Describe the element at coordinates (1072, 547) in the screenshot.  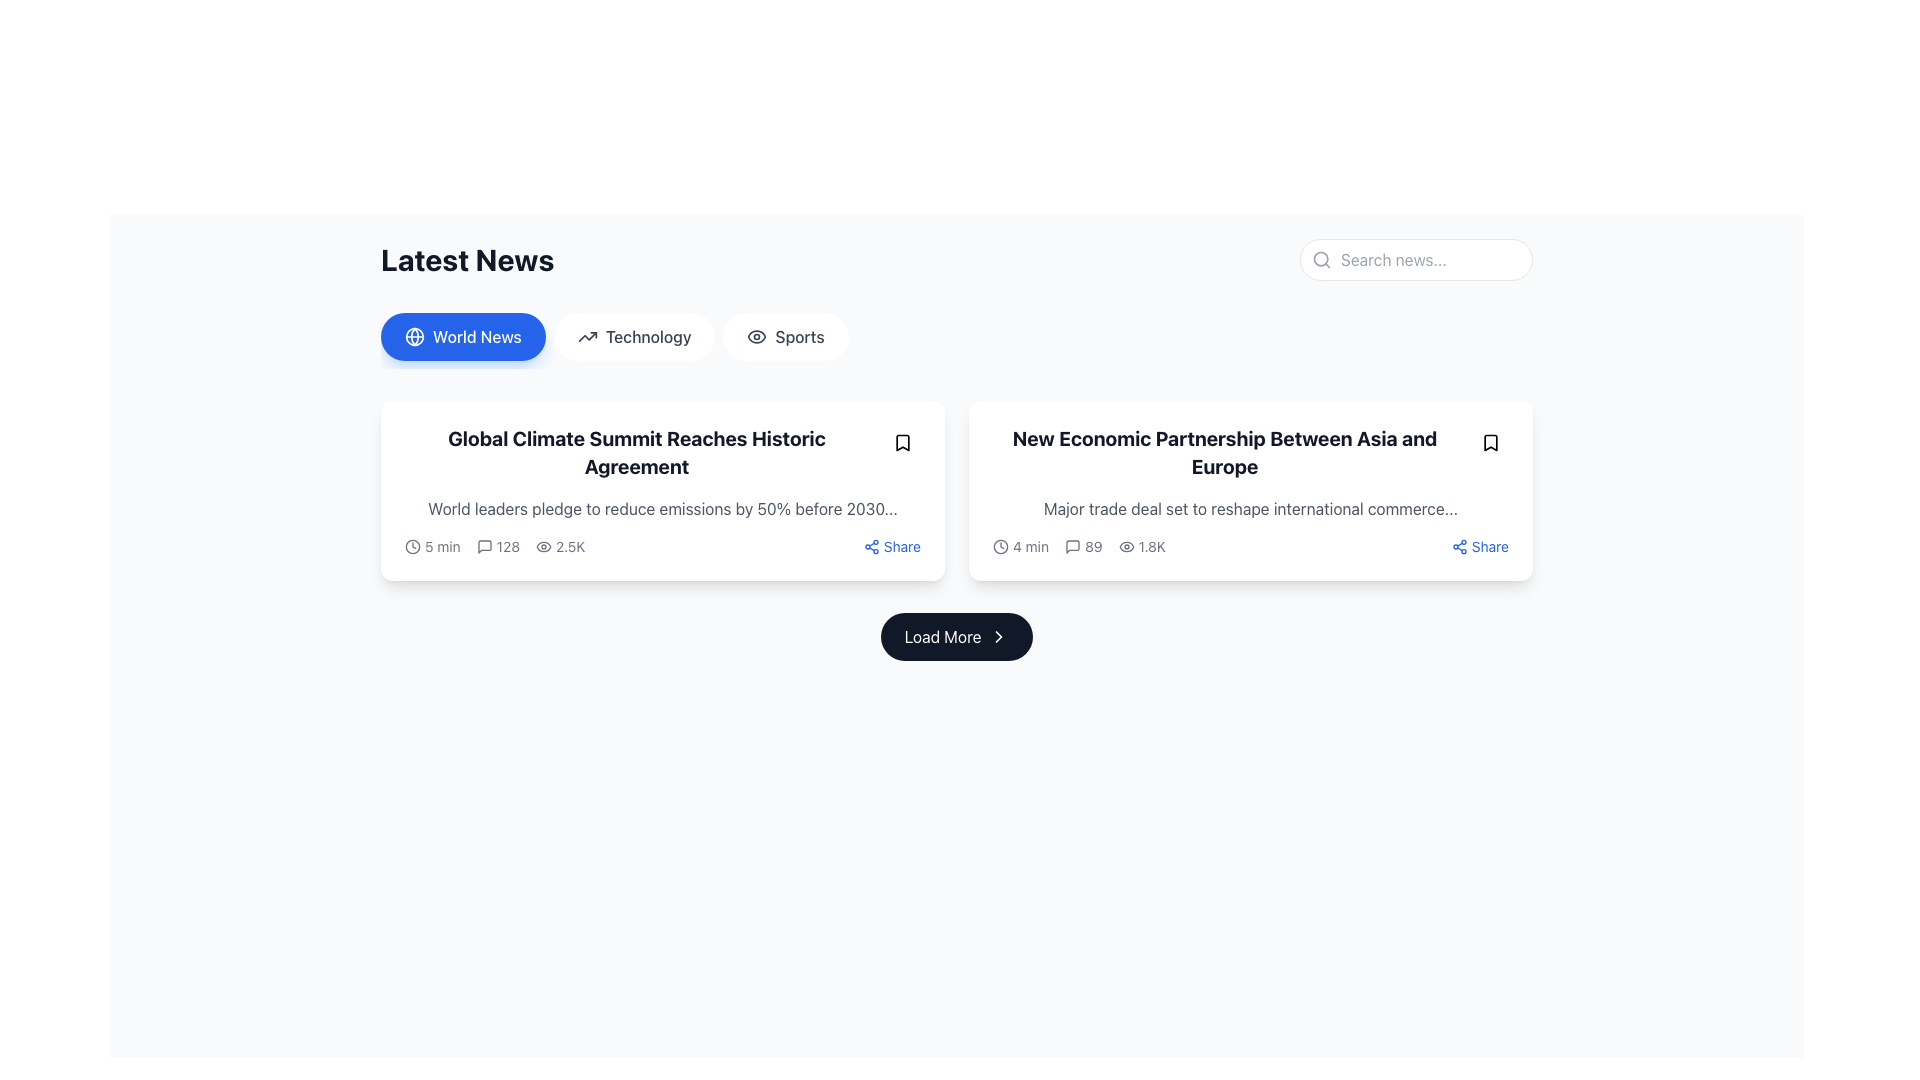
I see `the SVG icon representing the number of comments or discussions related to the article, located below the headline and content of the card in the 'Latest News' section, with the text '89' to its right` at that location.